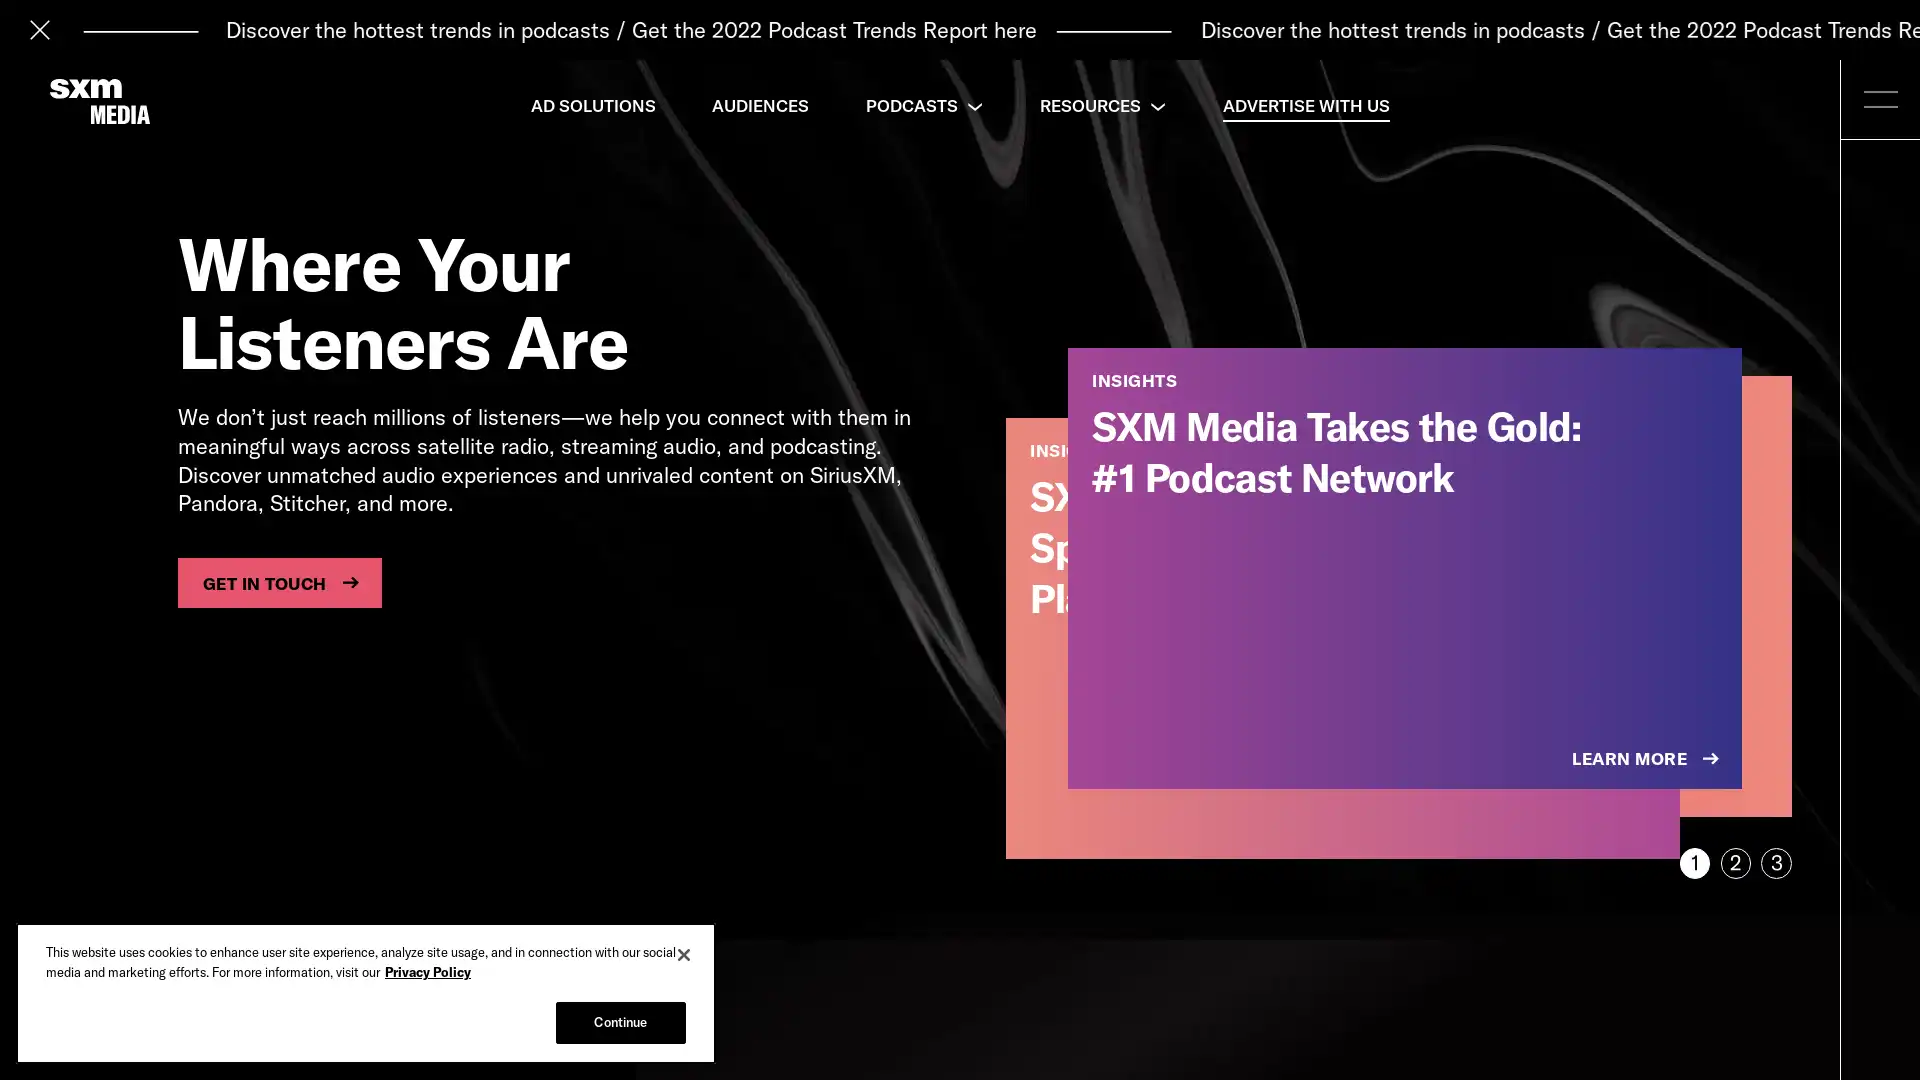 This screenshot has height=1080, width=1920. Describe the element at coordinates (619, 1022) in the screenshot. I see `Continue` at that location.